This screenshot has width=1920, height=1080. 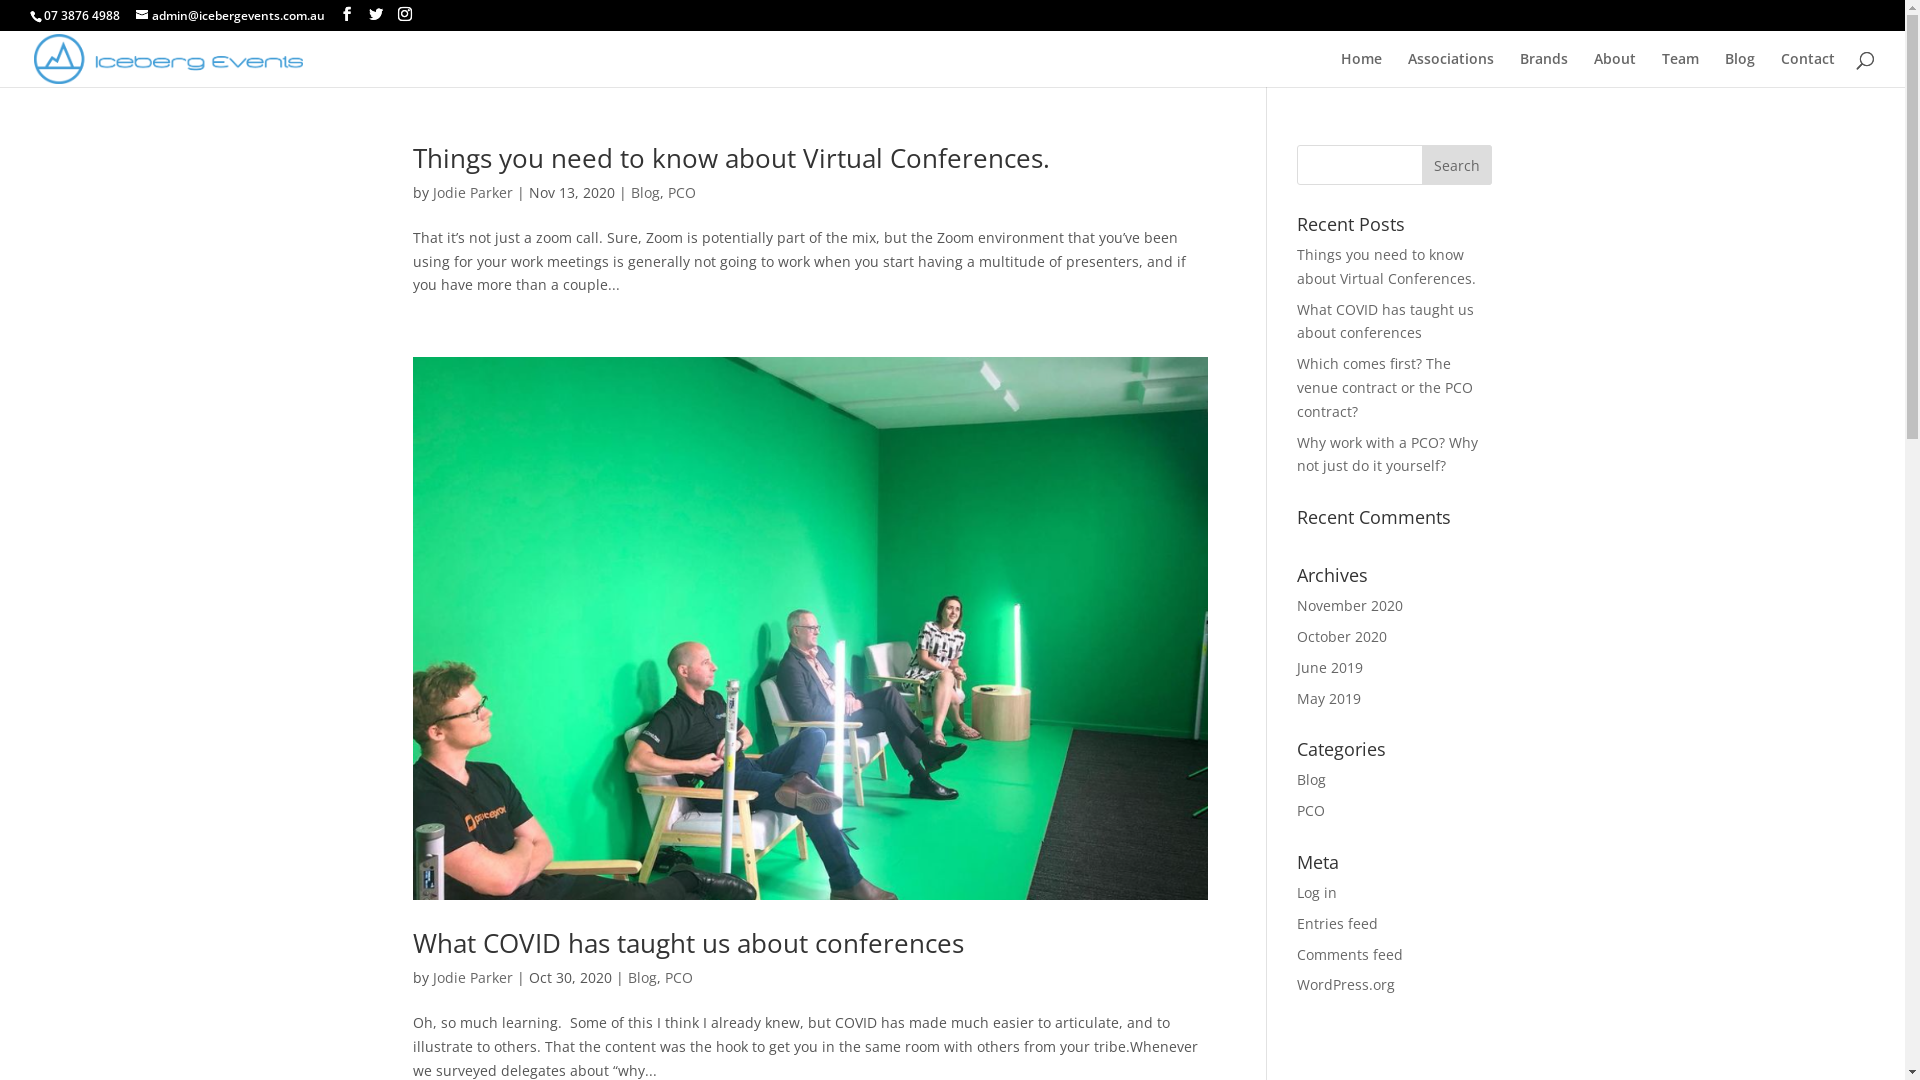 What do you see at coordinates (1349, 604) in the screenshot?
I see `'November 2020'` at bounding box center [1349, 604].